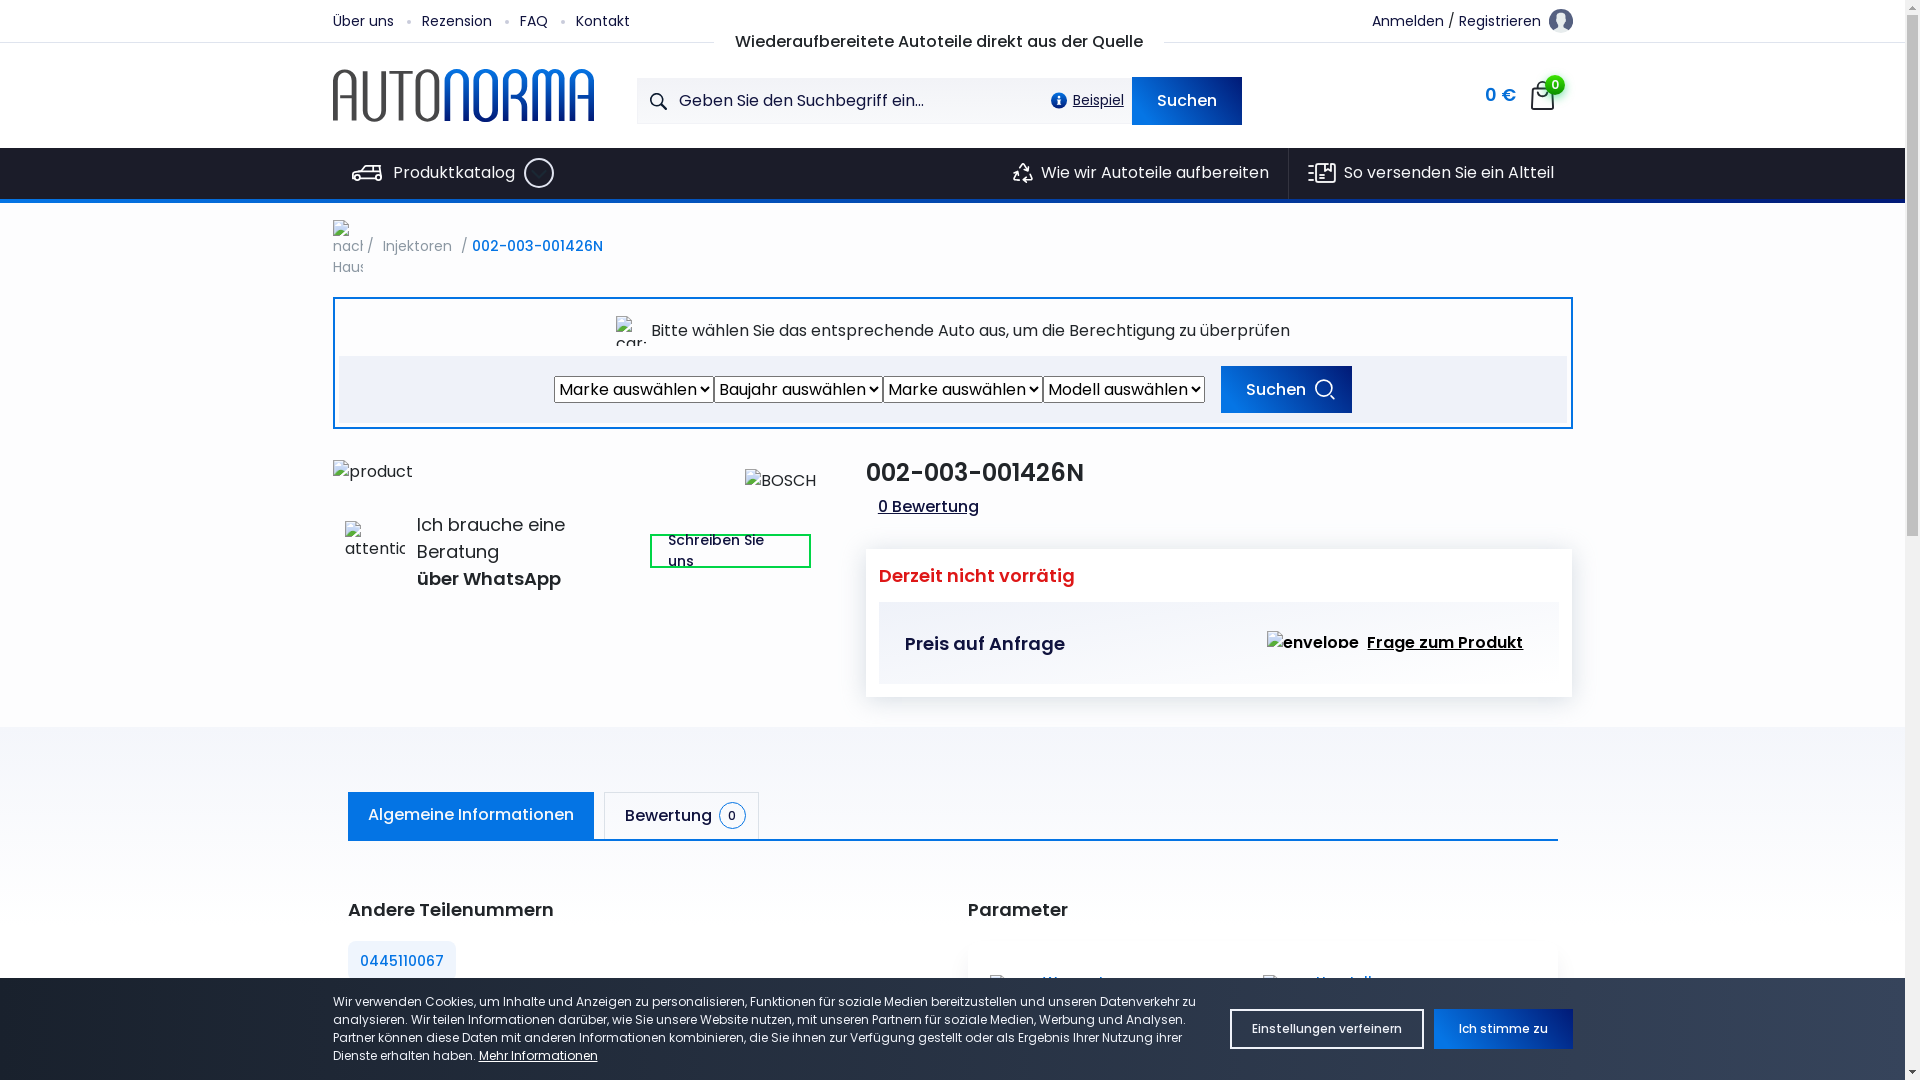 The height and width of the screenshot is (1080, 1920). I want to click on 'Produktkatalog', so click(331, 172).